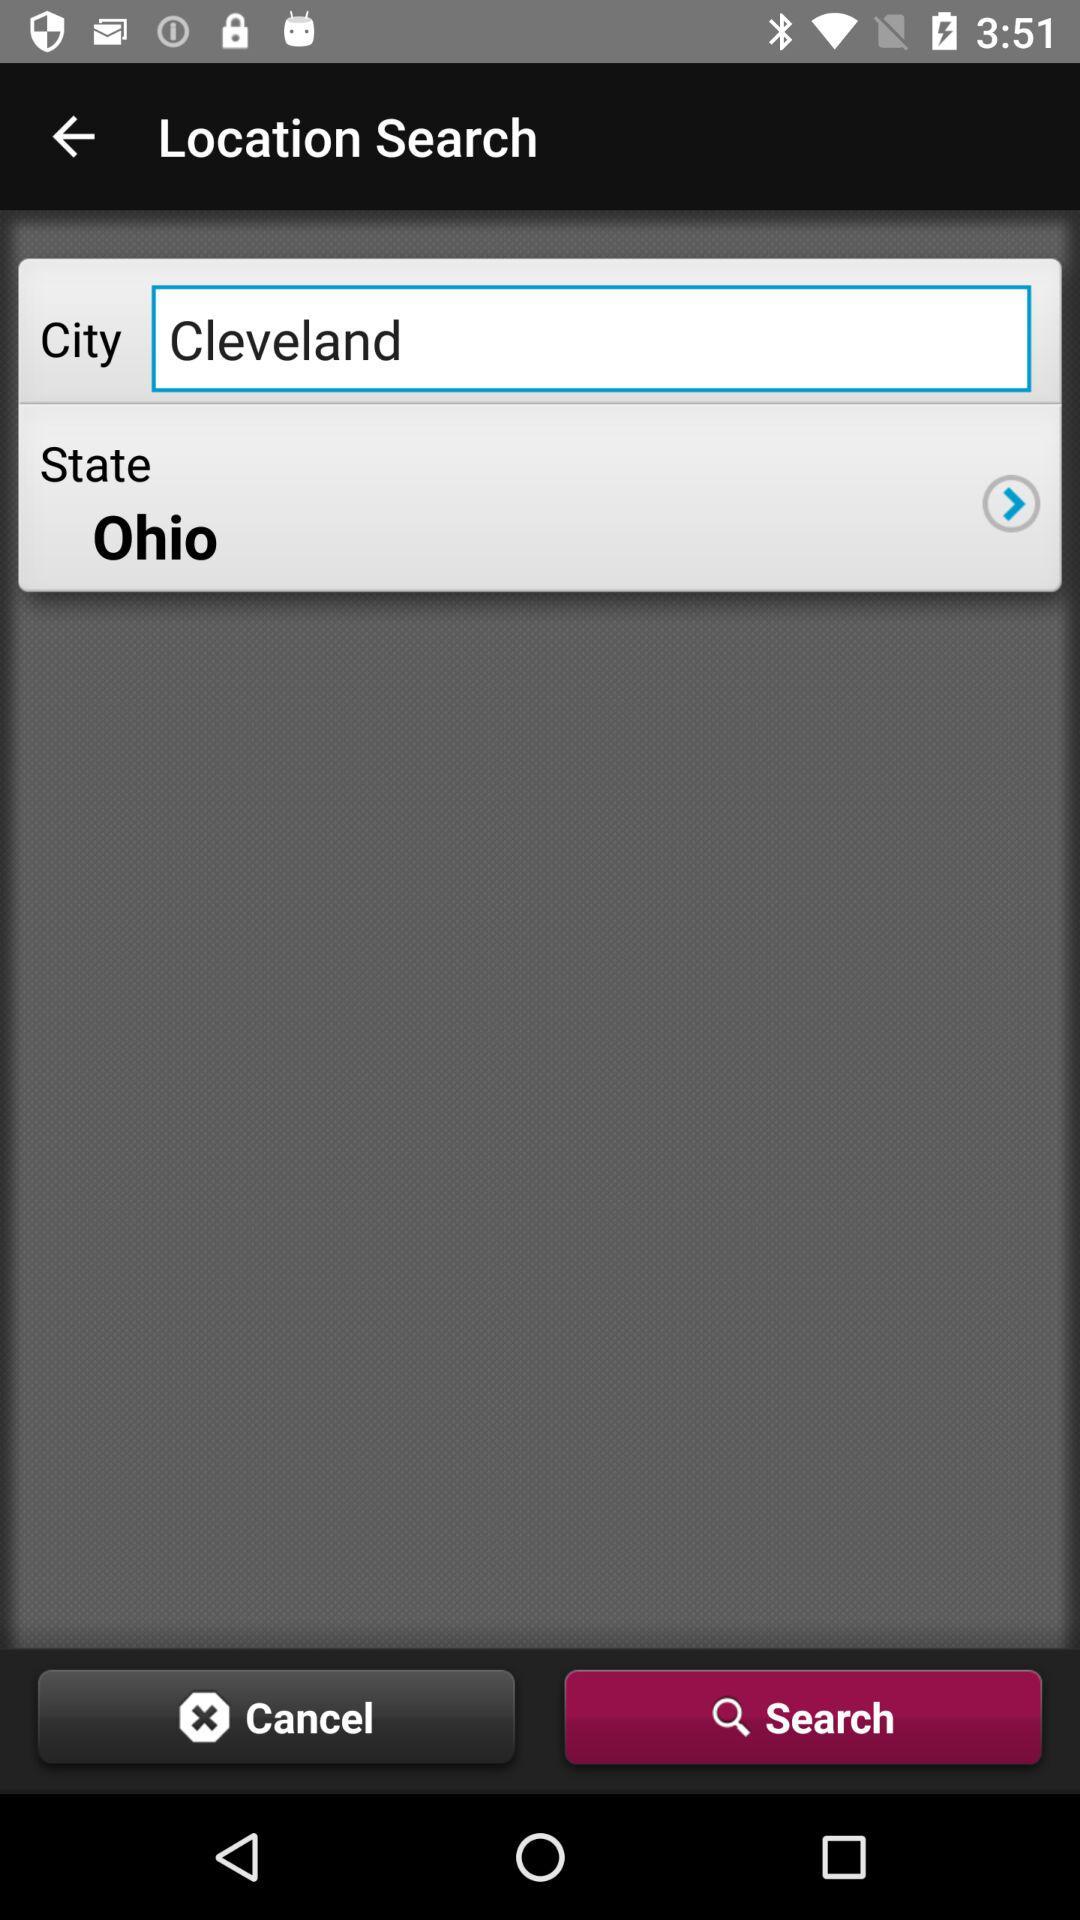  Describe the element at coordinates (590, 338) in the screenshot. I see `the item next to city icon` at that location.